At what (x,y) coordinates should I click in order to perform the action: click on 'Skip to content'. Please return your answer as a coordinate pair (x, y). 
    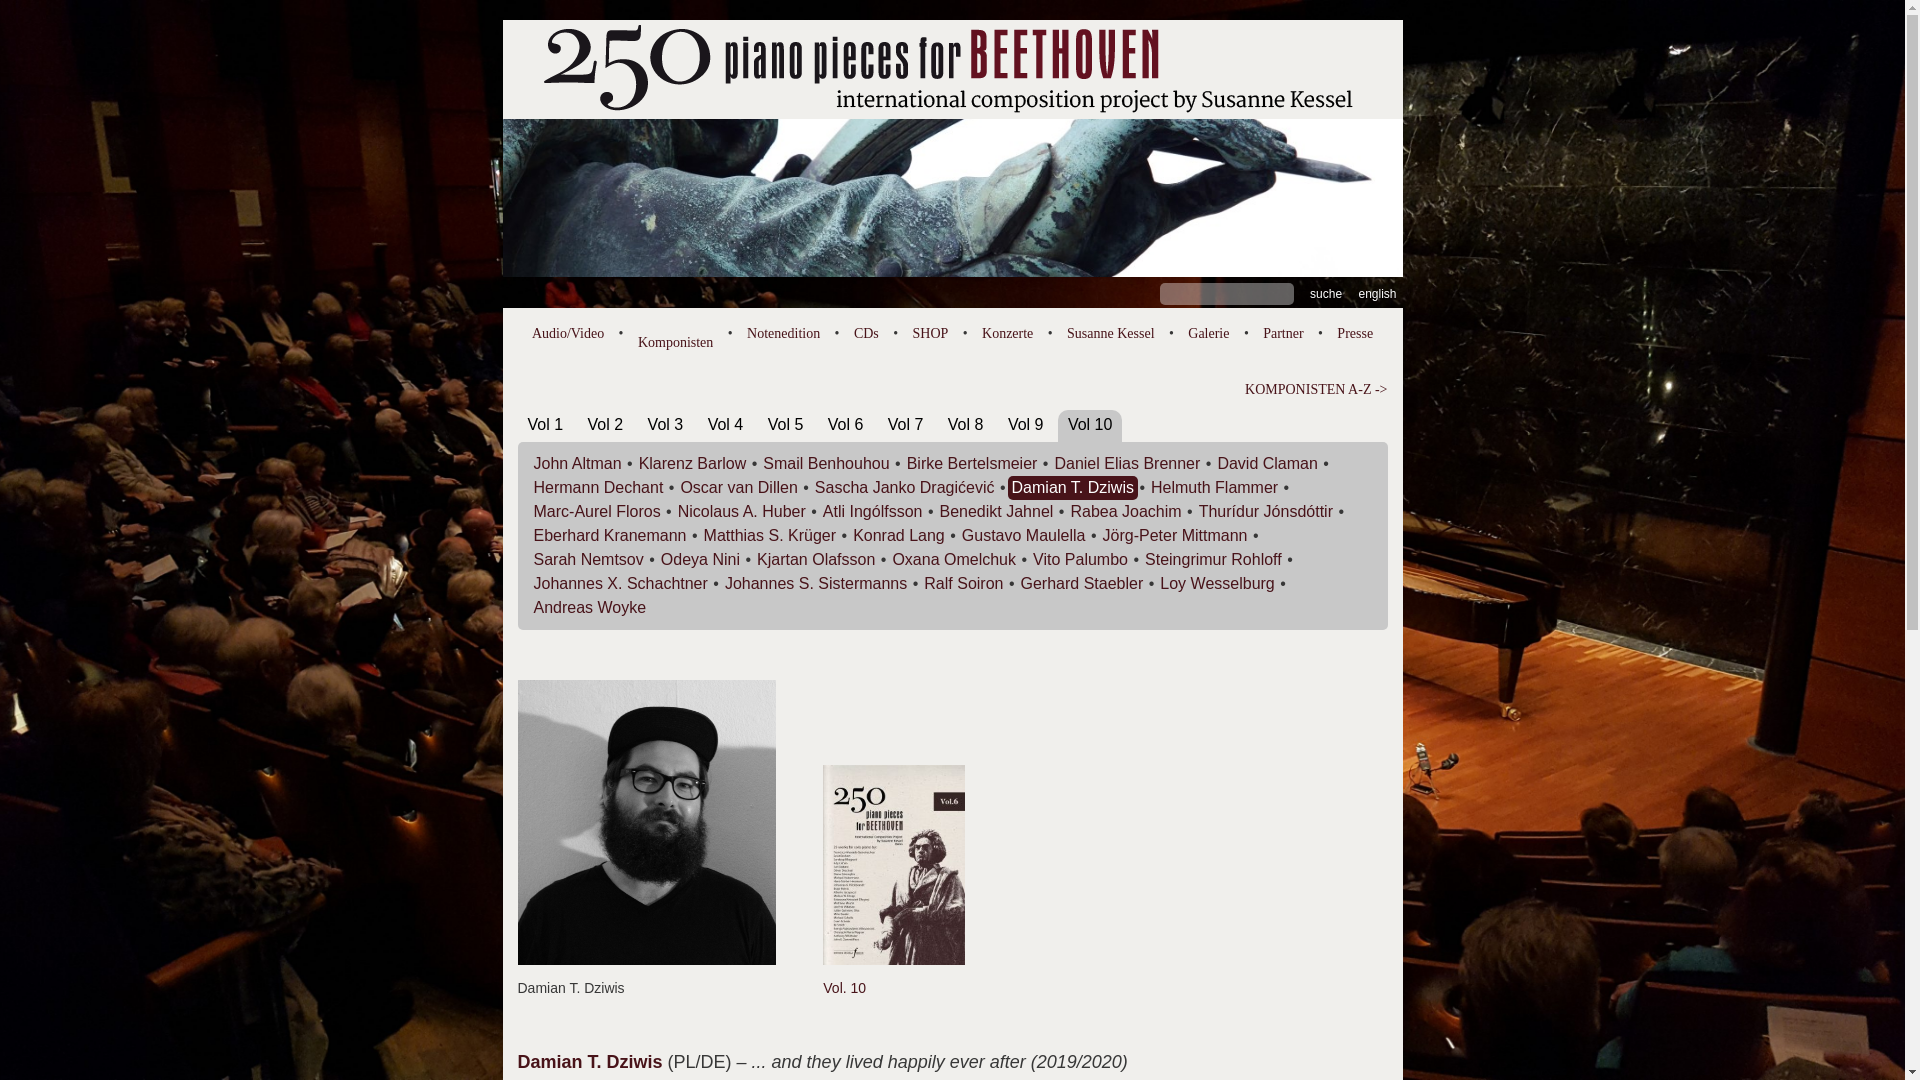
    Looking at the image, I should click on (502, 20).